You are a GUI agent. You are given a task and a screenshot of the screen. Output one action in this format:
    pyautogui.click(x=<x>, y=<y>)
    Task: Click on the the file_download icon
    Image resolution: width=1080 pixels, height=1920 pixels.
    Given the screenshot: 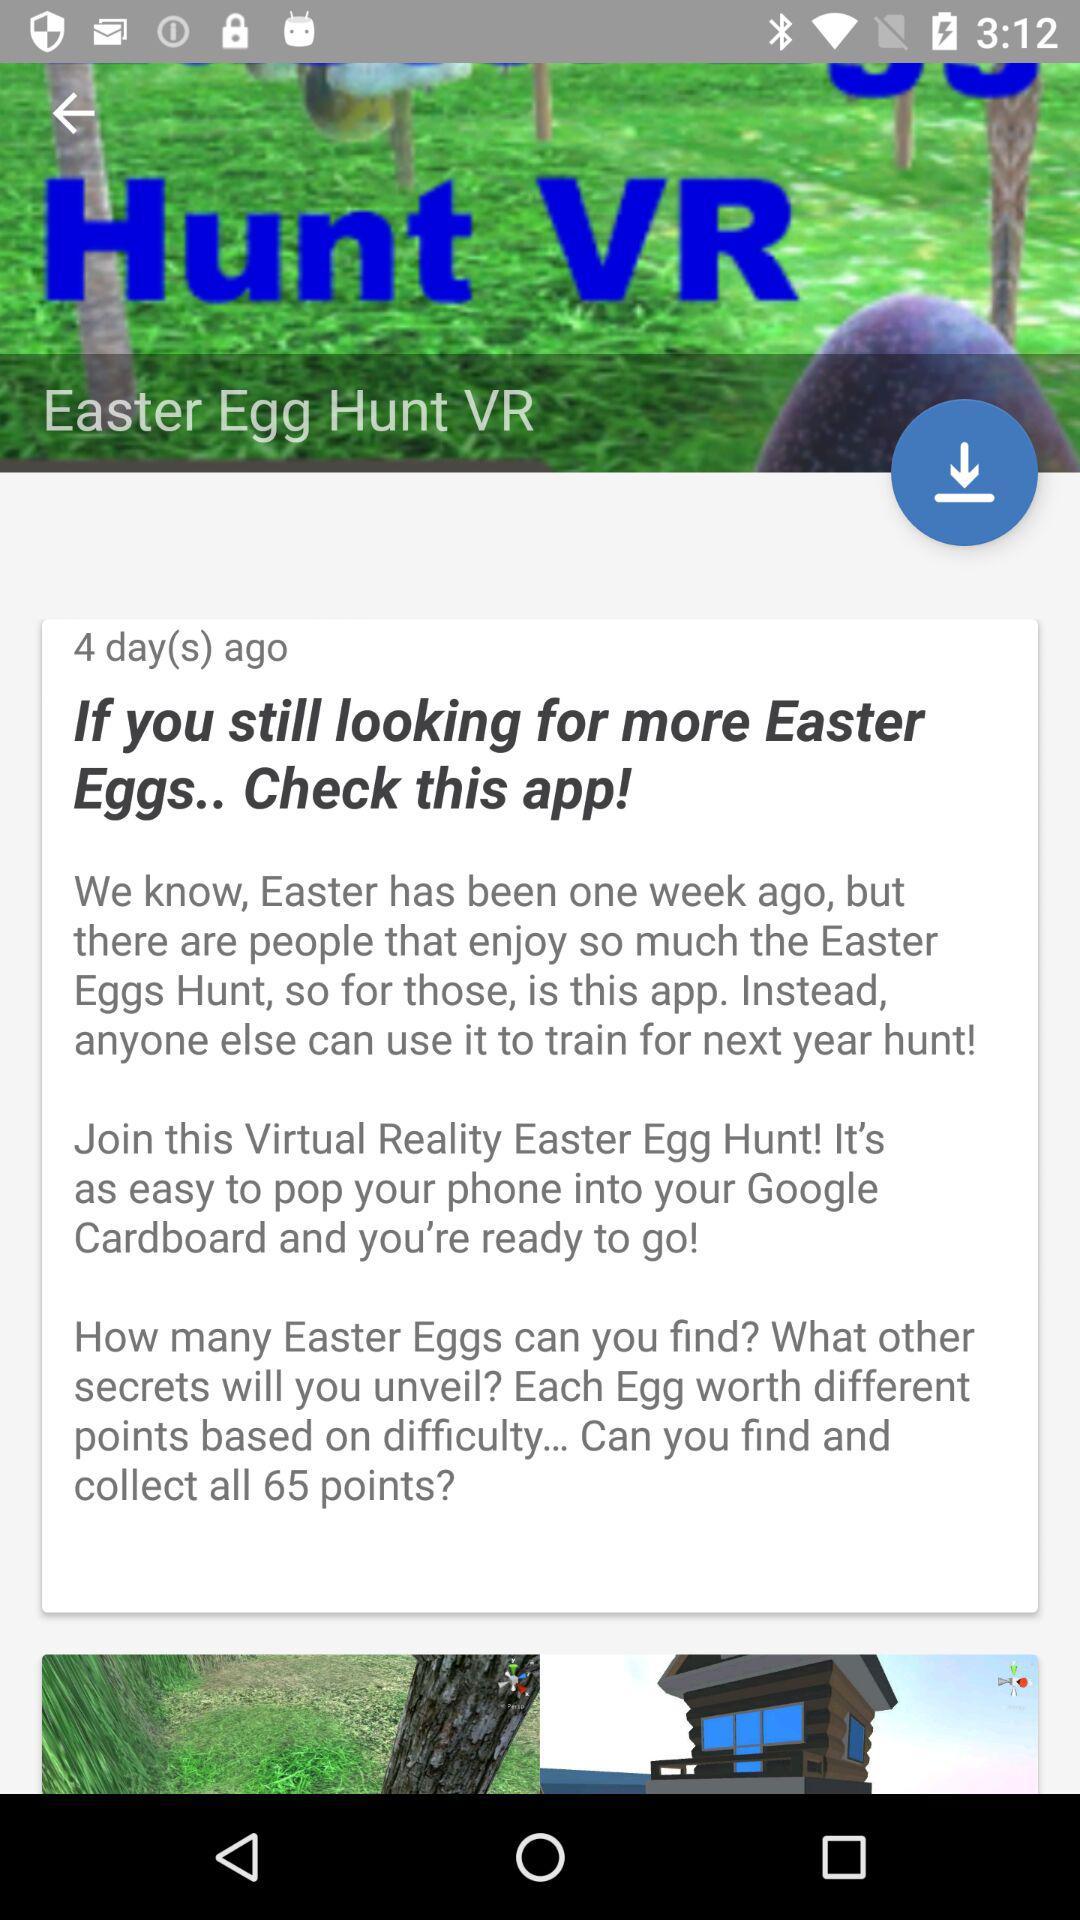 What is the action you would take?
    pyautogui.click(x=963, y=505)
    